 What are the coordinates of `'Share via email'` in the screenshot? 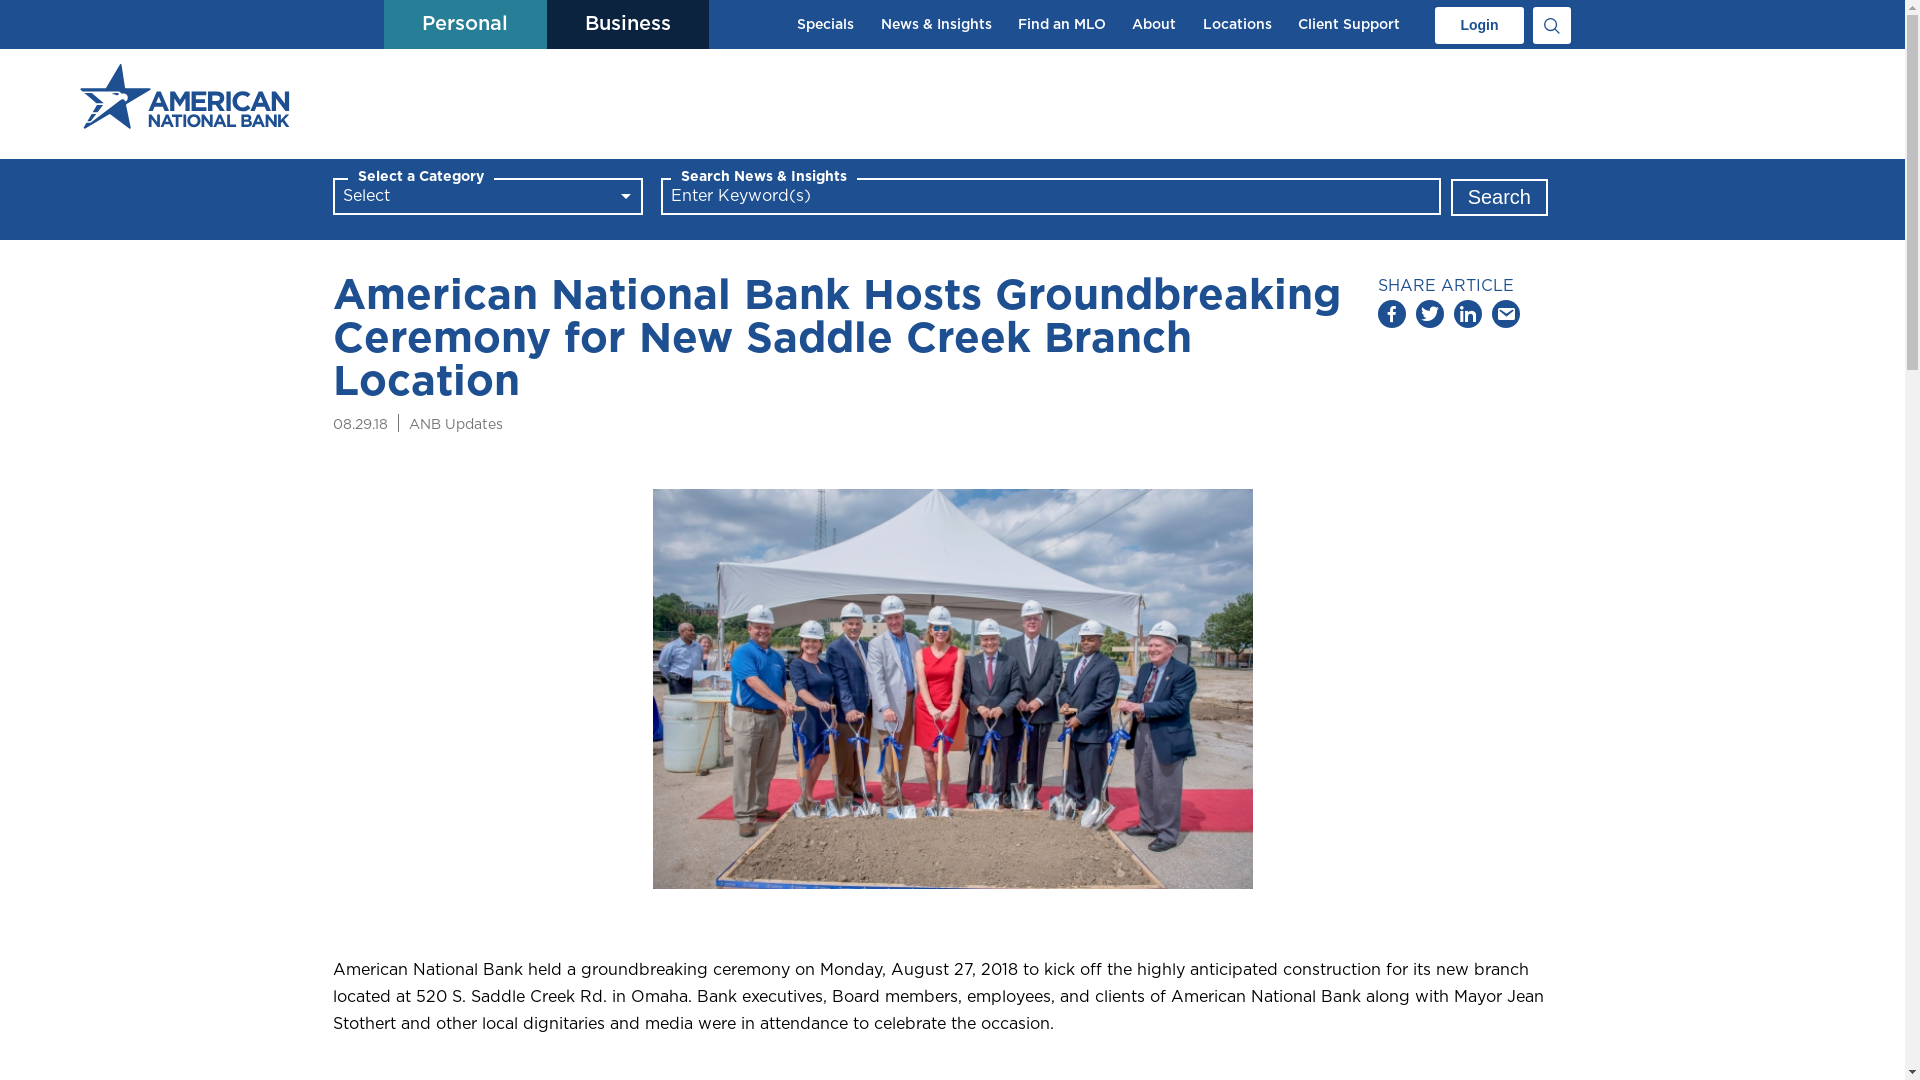 It's located at (1508, 318).